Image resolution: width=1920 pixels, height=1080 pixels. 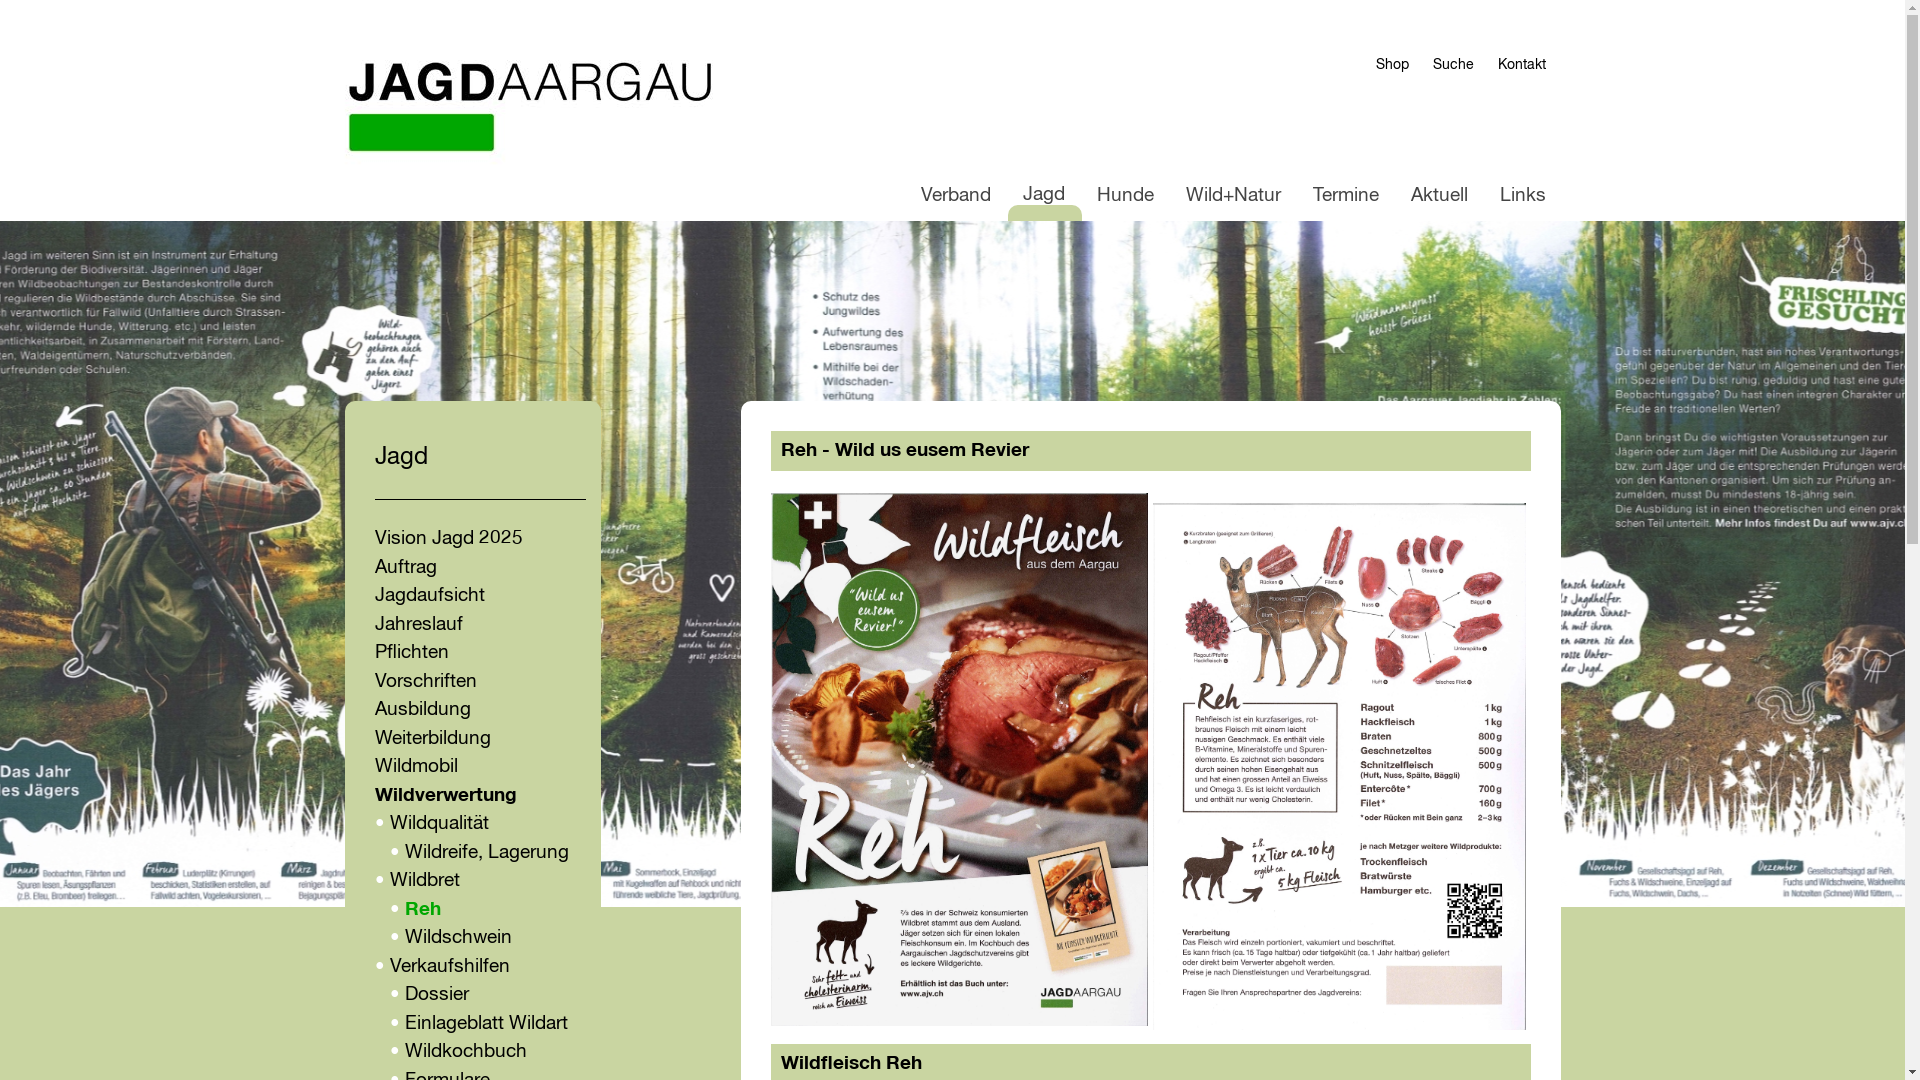 I want to click on 'Pflichten', so click(x=374, y=652).